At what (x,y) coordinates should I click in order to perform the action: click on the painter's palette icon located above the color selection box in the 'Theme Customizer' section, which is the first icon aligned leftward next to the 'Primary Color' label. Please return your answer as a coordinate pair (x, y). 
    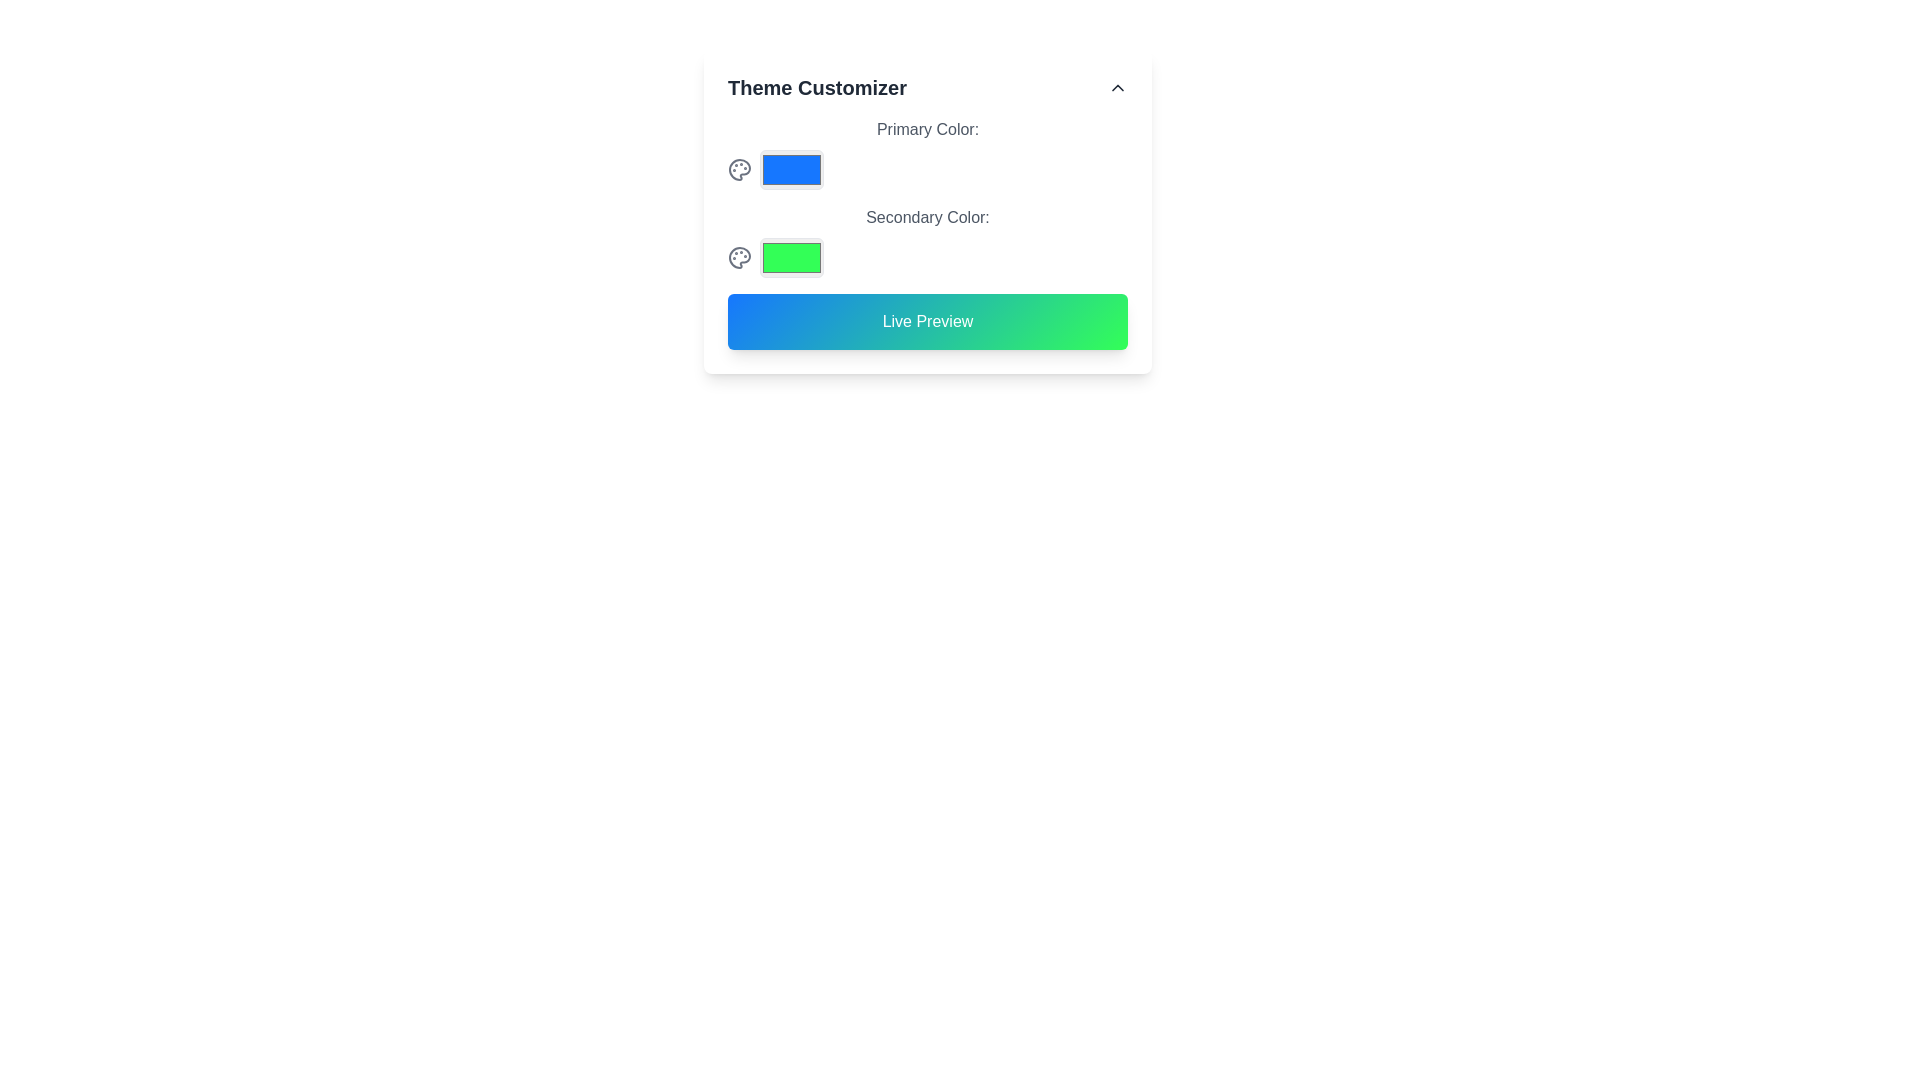
    Looking at the image, I should click on (738, 168).